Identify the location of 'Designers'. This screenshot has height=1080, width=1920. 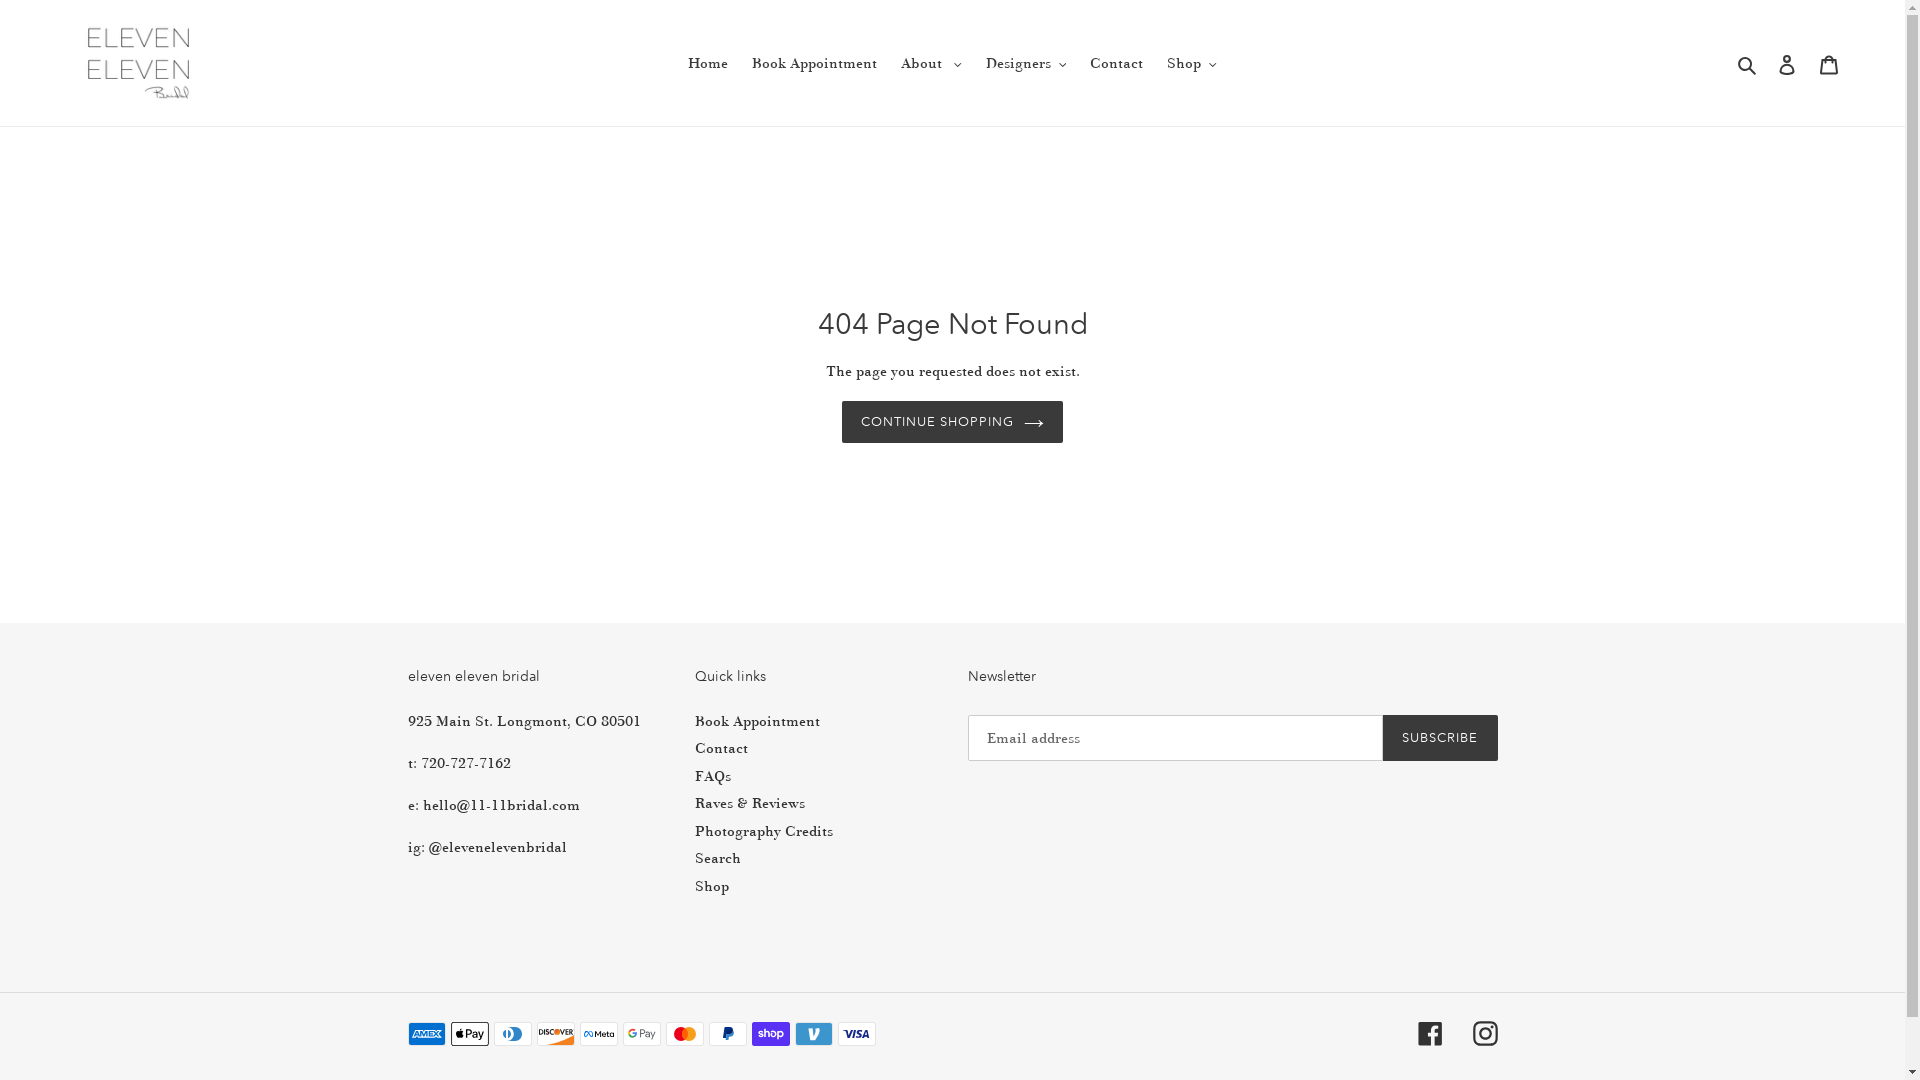
(1026, 62).